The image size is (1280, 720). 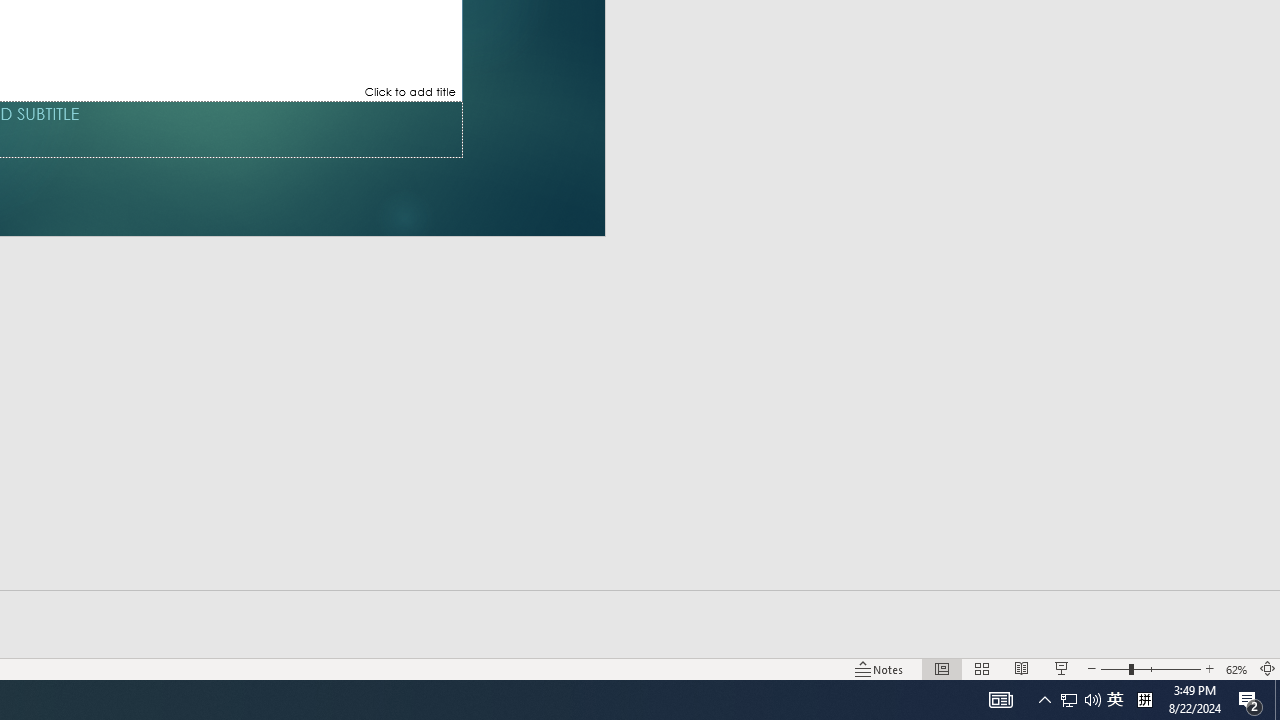 I want to click on 'Zoom 62%', so click(x=1236, y=669).